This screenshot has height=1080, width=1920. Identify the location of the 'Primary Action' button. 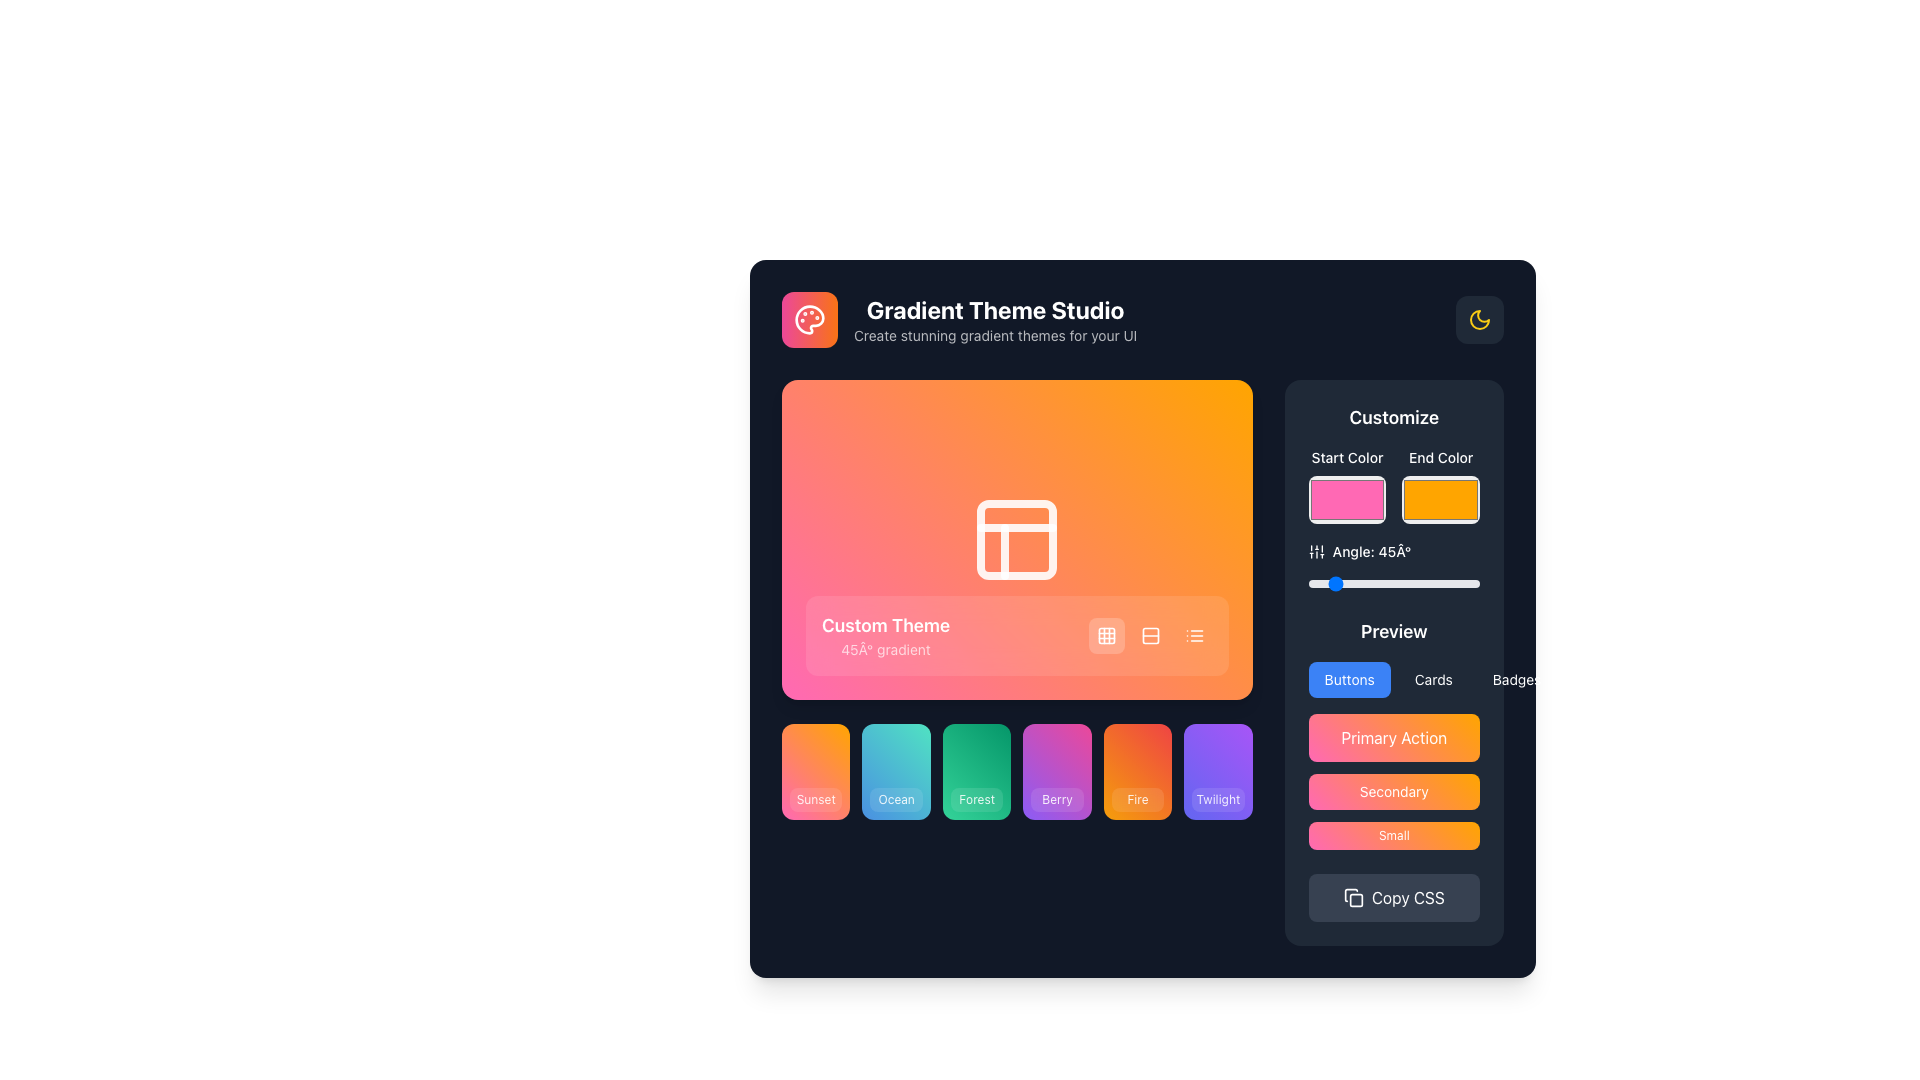
(1393, 737).